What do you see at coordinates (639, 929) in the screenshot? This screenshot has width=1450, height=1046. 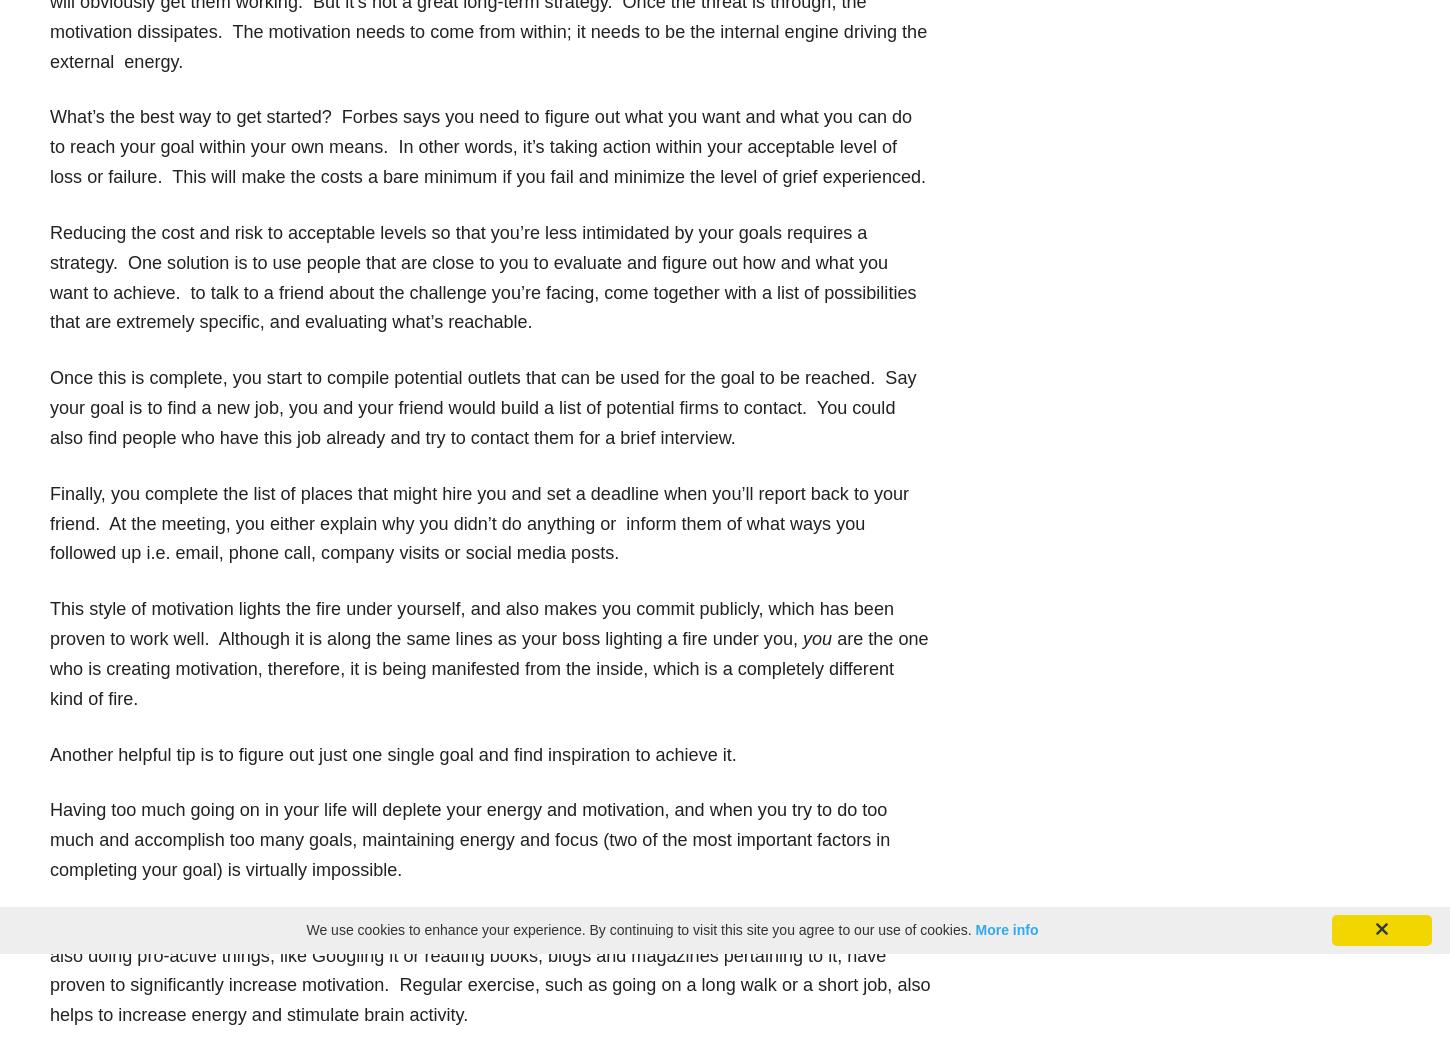 I see `'We use cookies to enhance your experience. By continuing to visit this site you agree to our use of cookies.'` at bounding box center [639, 929].